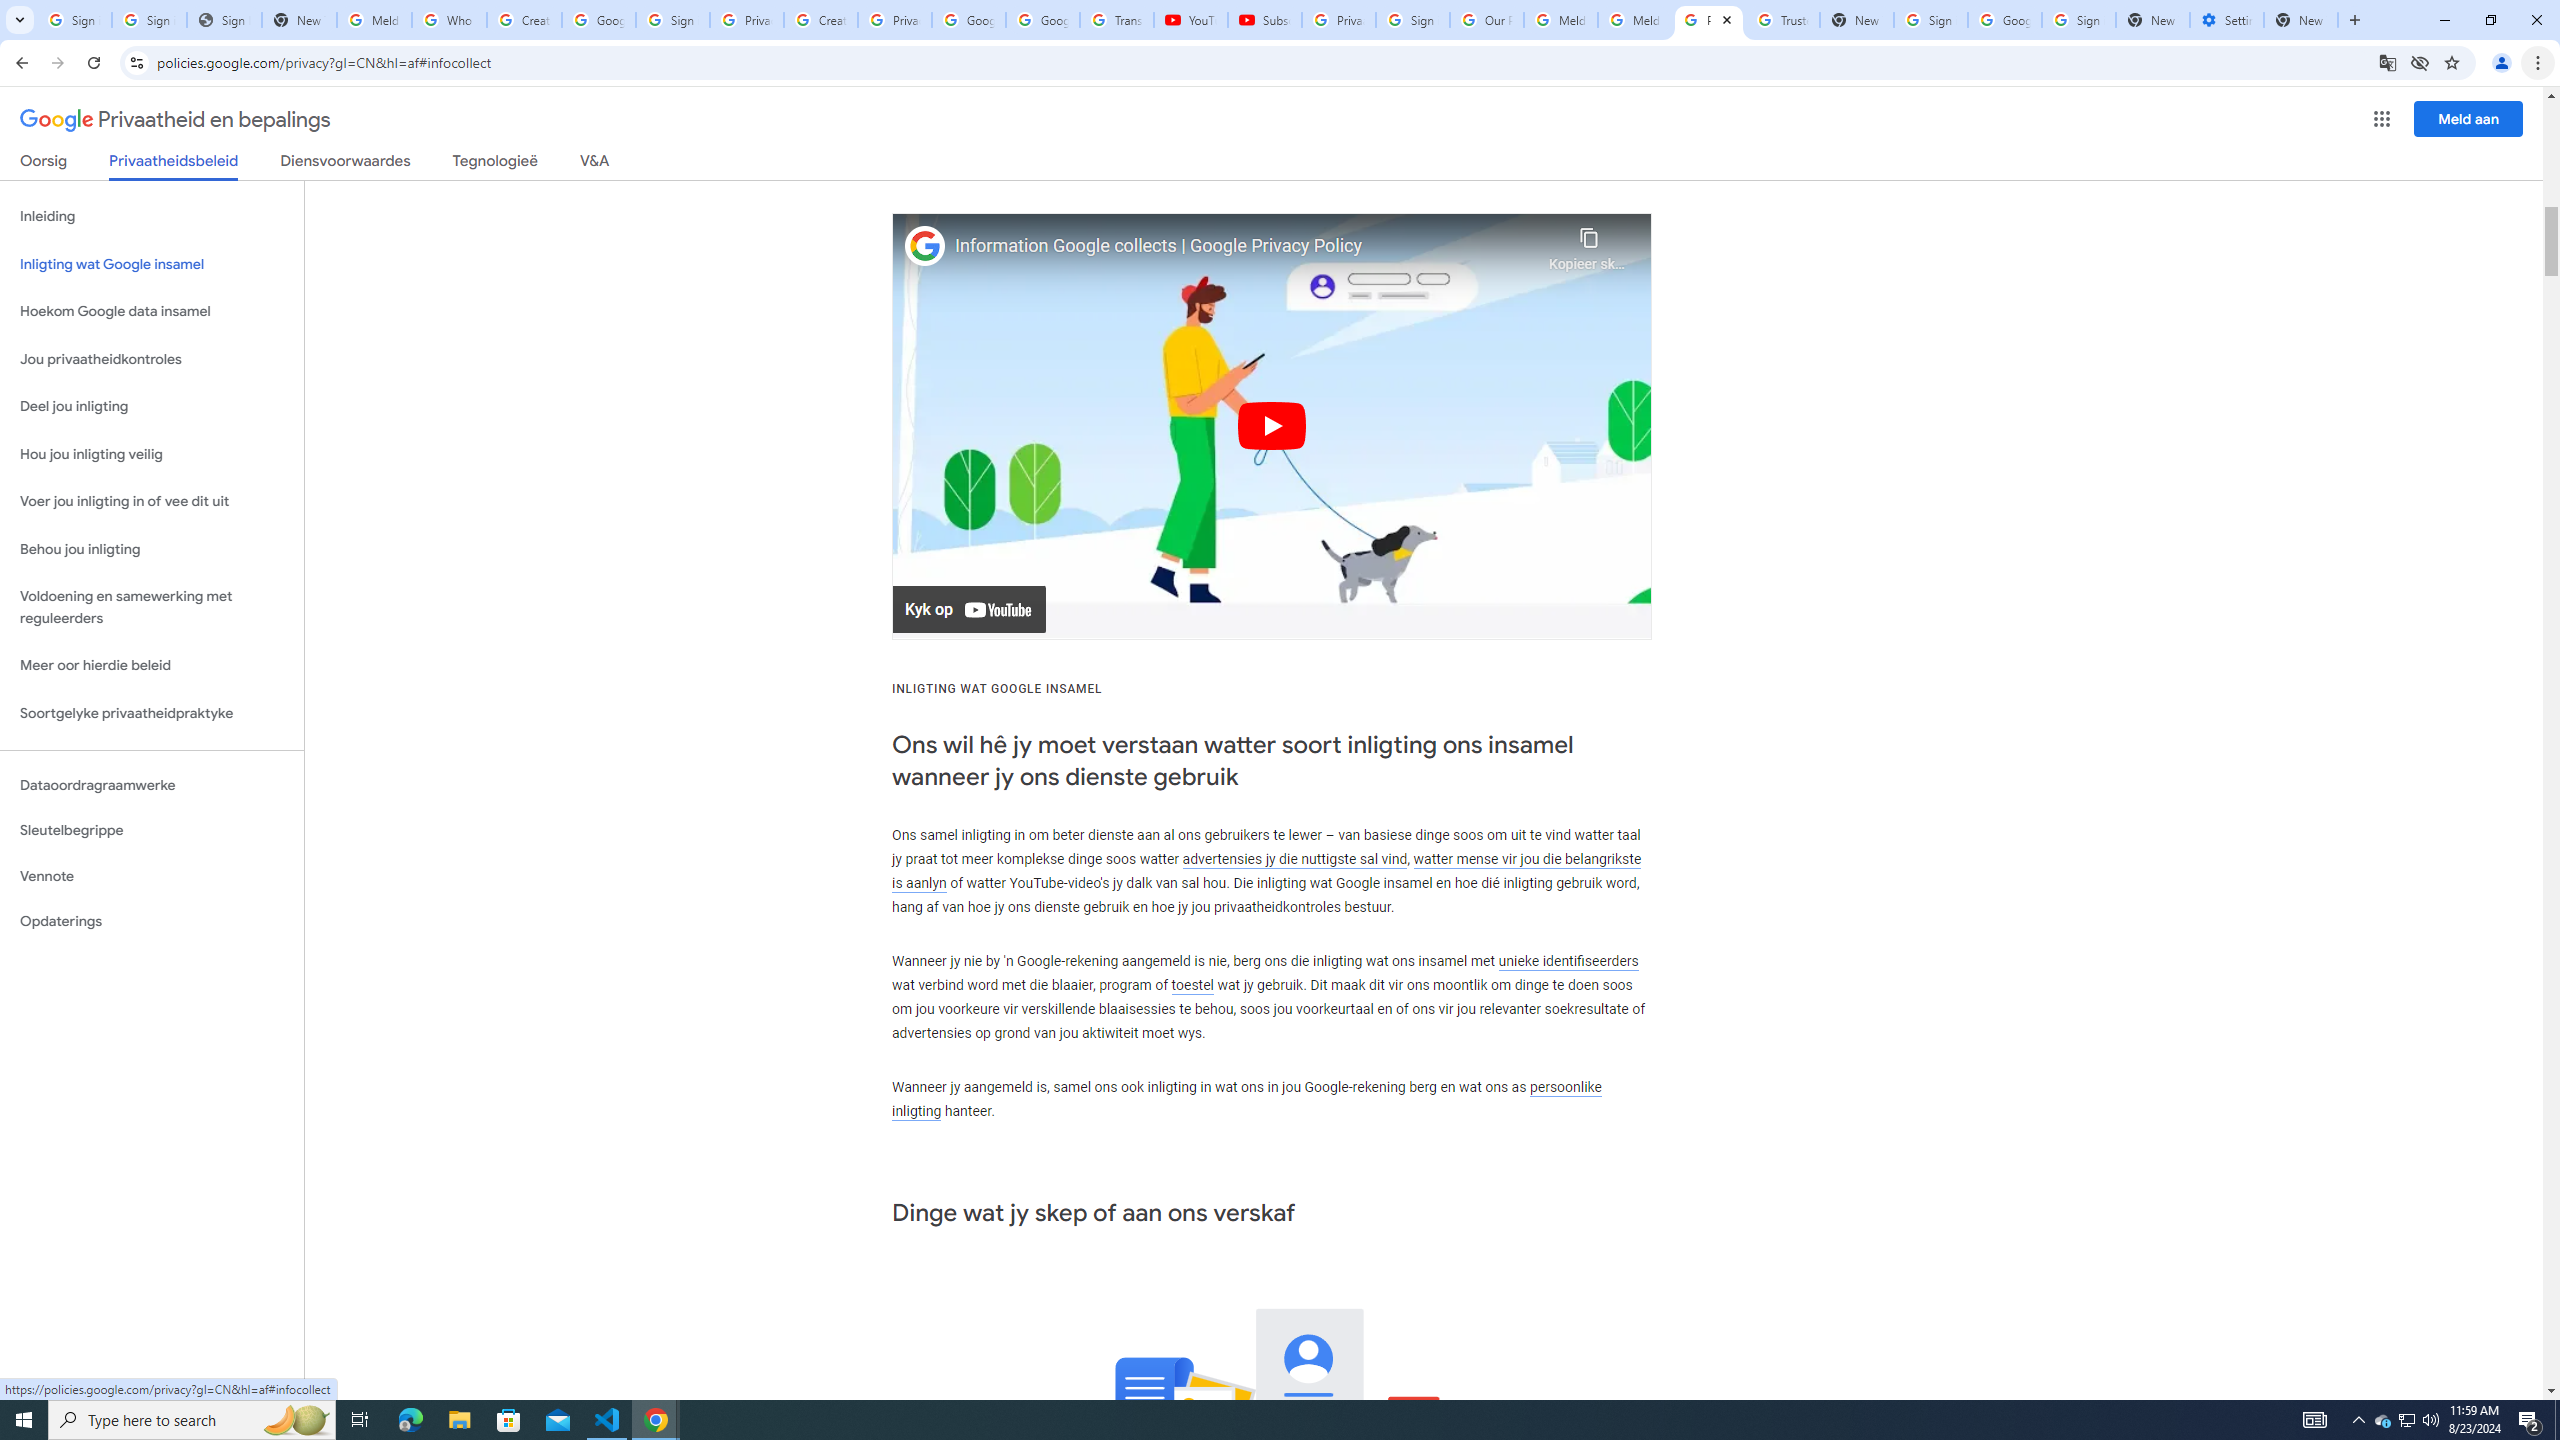  What do you see at coordinates (151, 876) in the screenshot?
I see `'Vennote'` at bounding box center [151, 876].